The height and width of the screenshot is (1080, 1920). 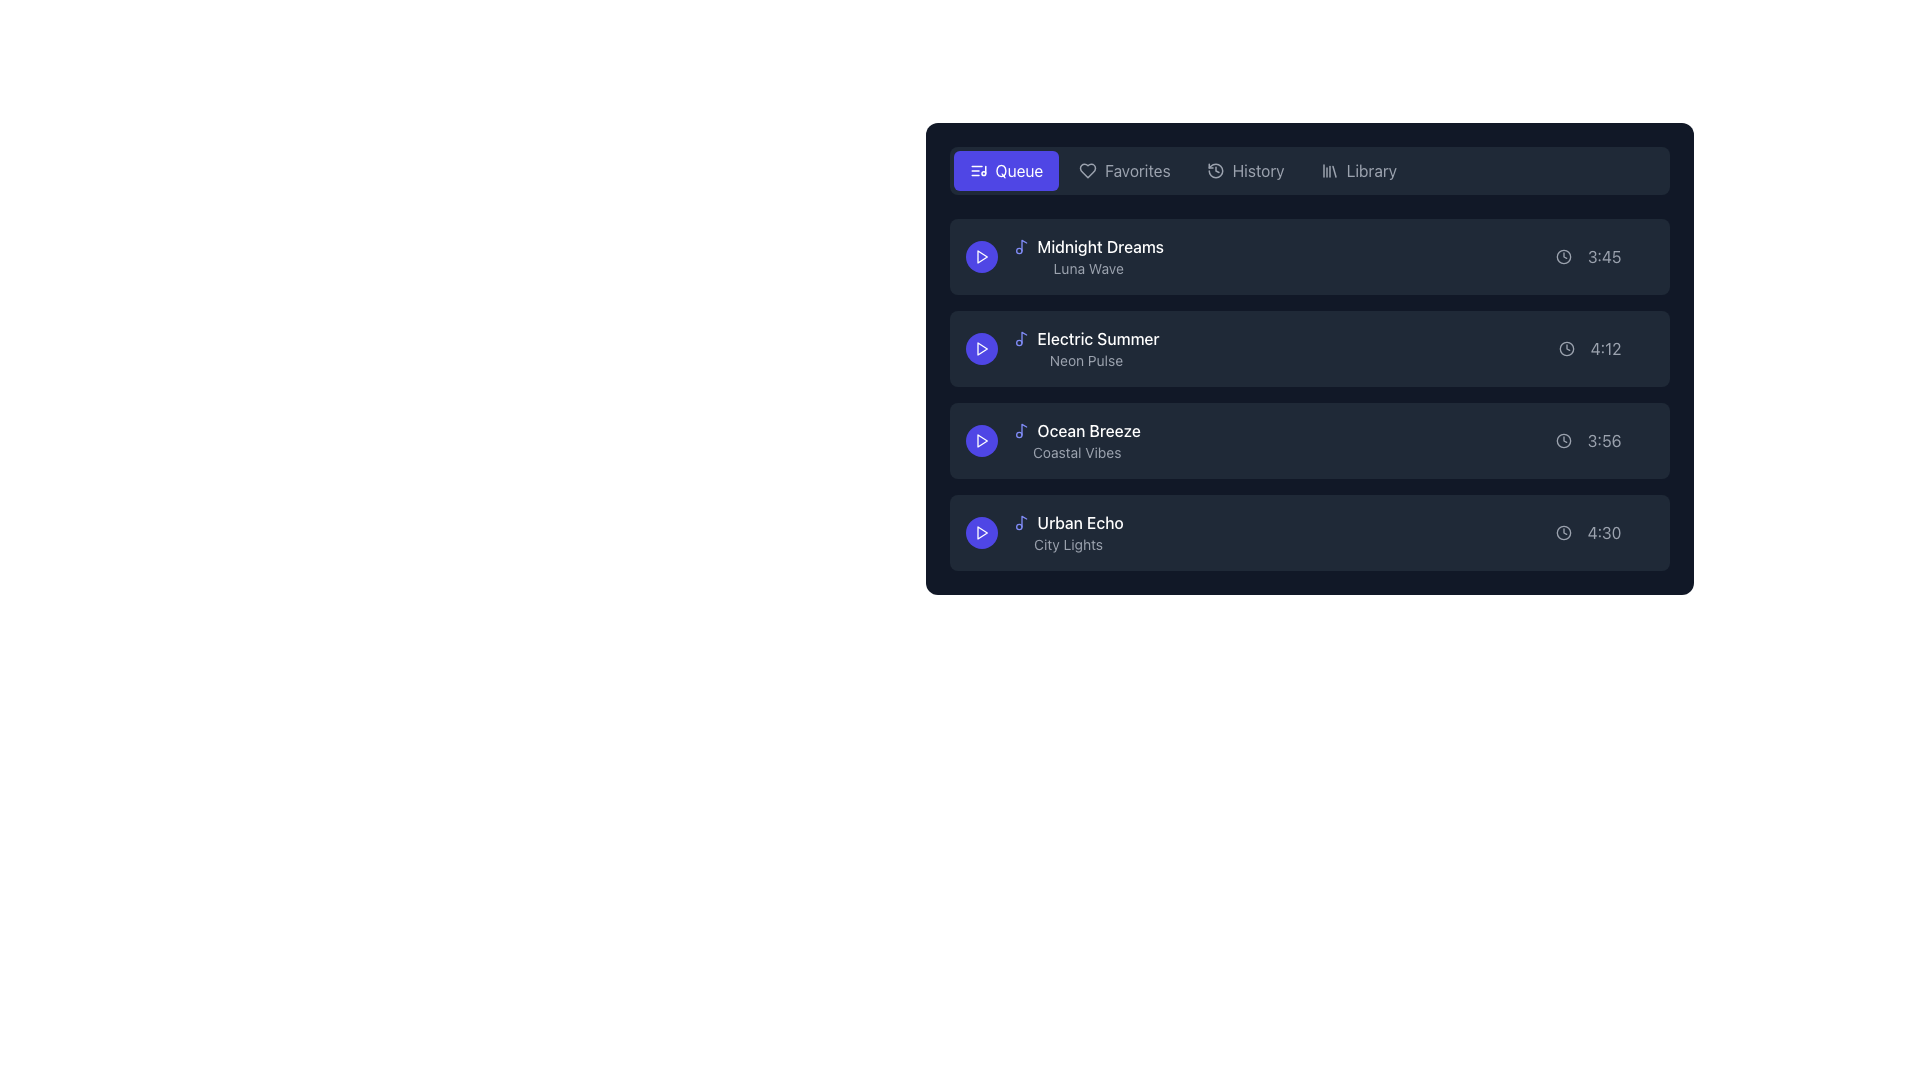 I want to click on the third text label in the 'Queue' section, which displays the track name and associated album or theme, so click(x=1076, y=439).